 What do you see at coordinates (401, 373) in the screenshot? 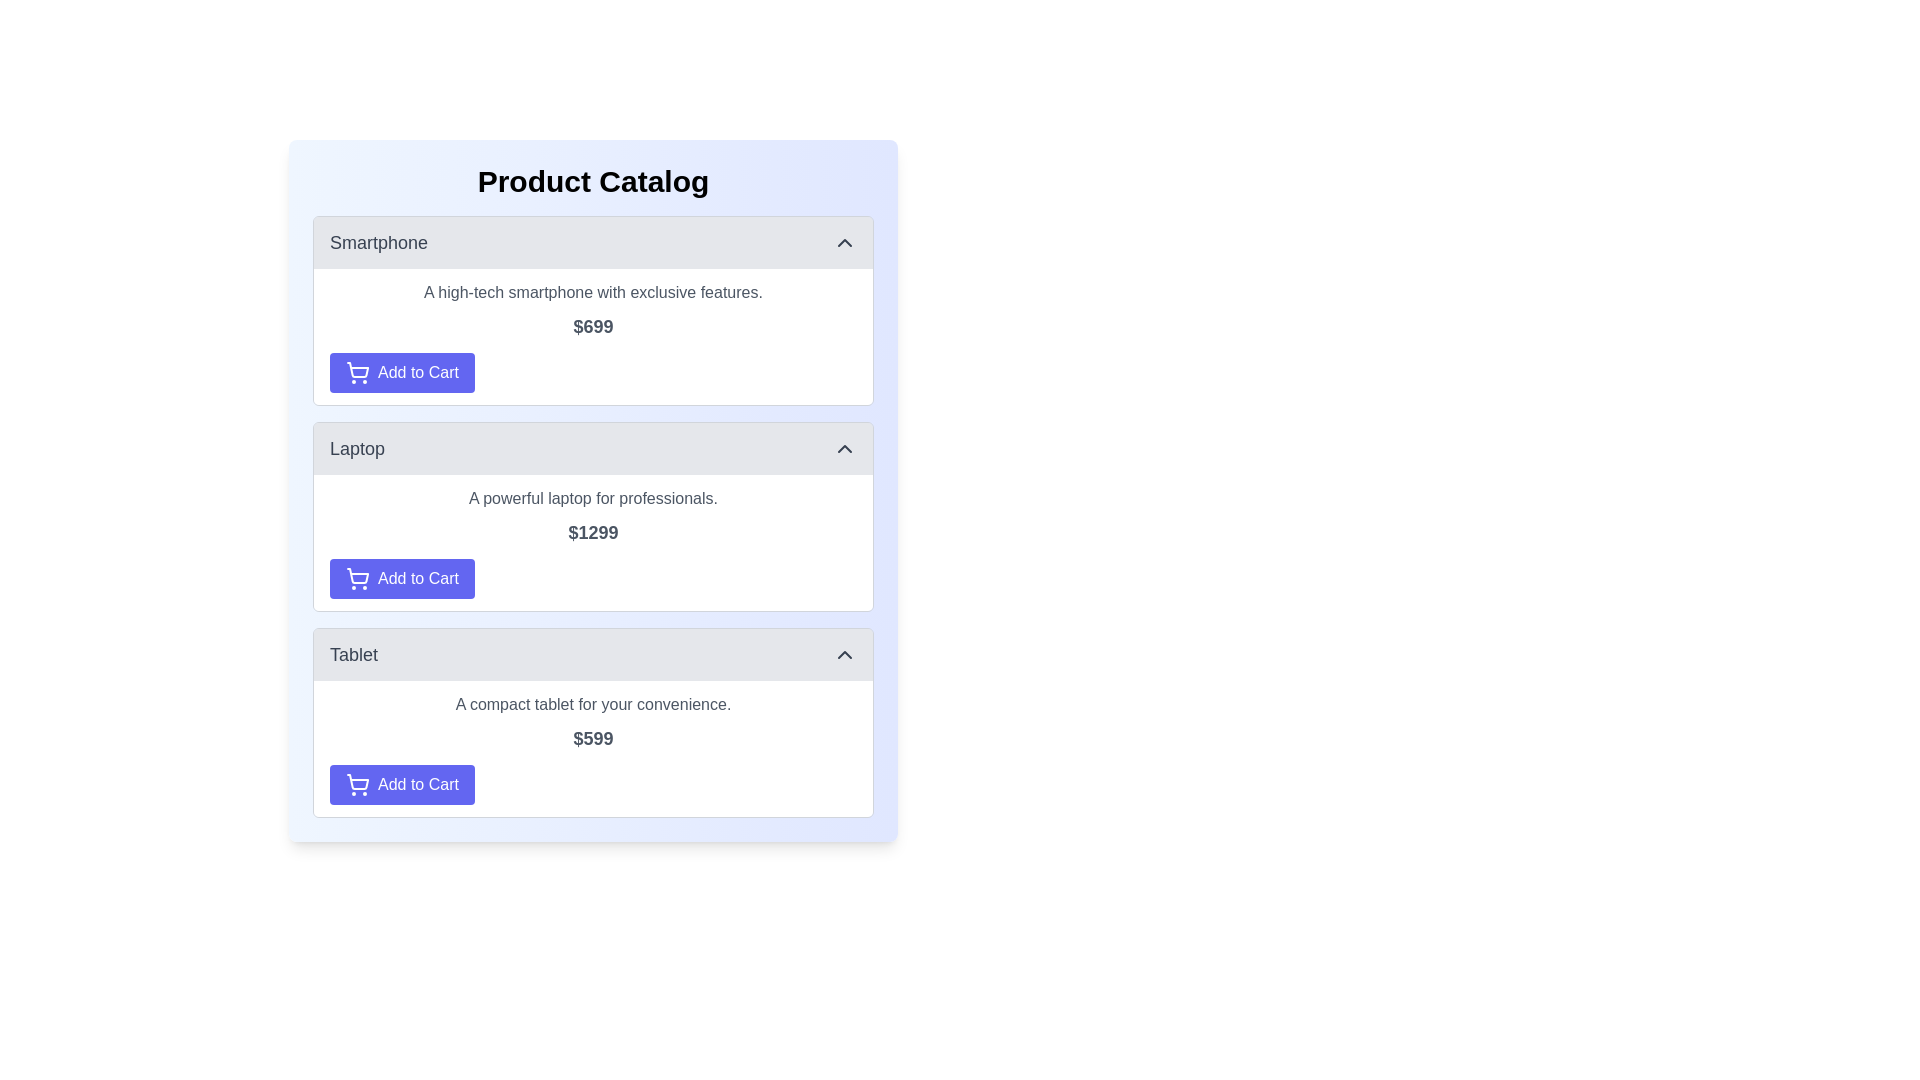
I see `the 'Add to Cart' button for the 'Smartphone' product to change its background shade` at bounding box center [401, 373].